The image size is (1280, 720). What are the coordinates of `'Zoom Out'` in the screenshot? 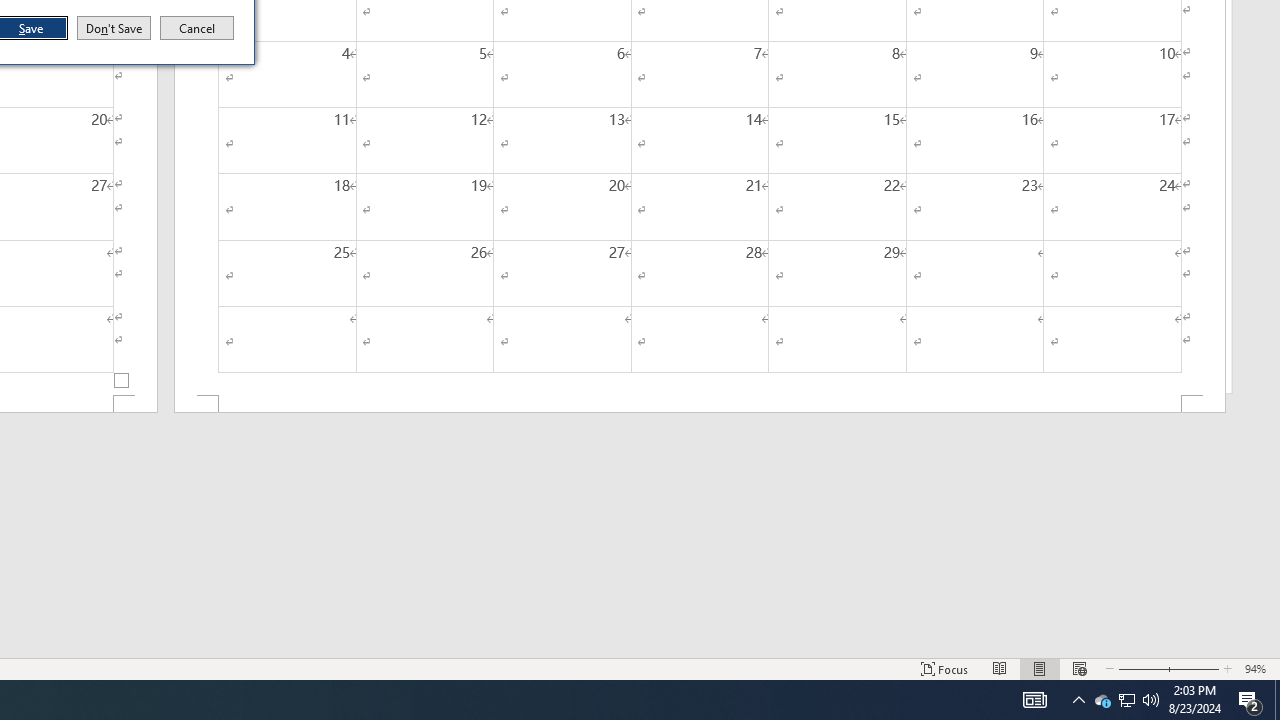 It's located at (1151, 698).